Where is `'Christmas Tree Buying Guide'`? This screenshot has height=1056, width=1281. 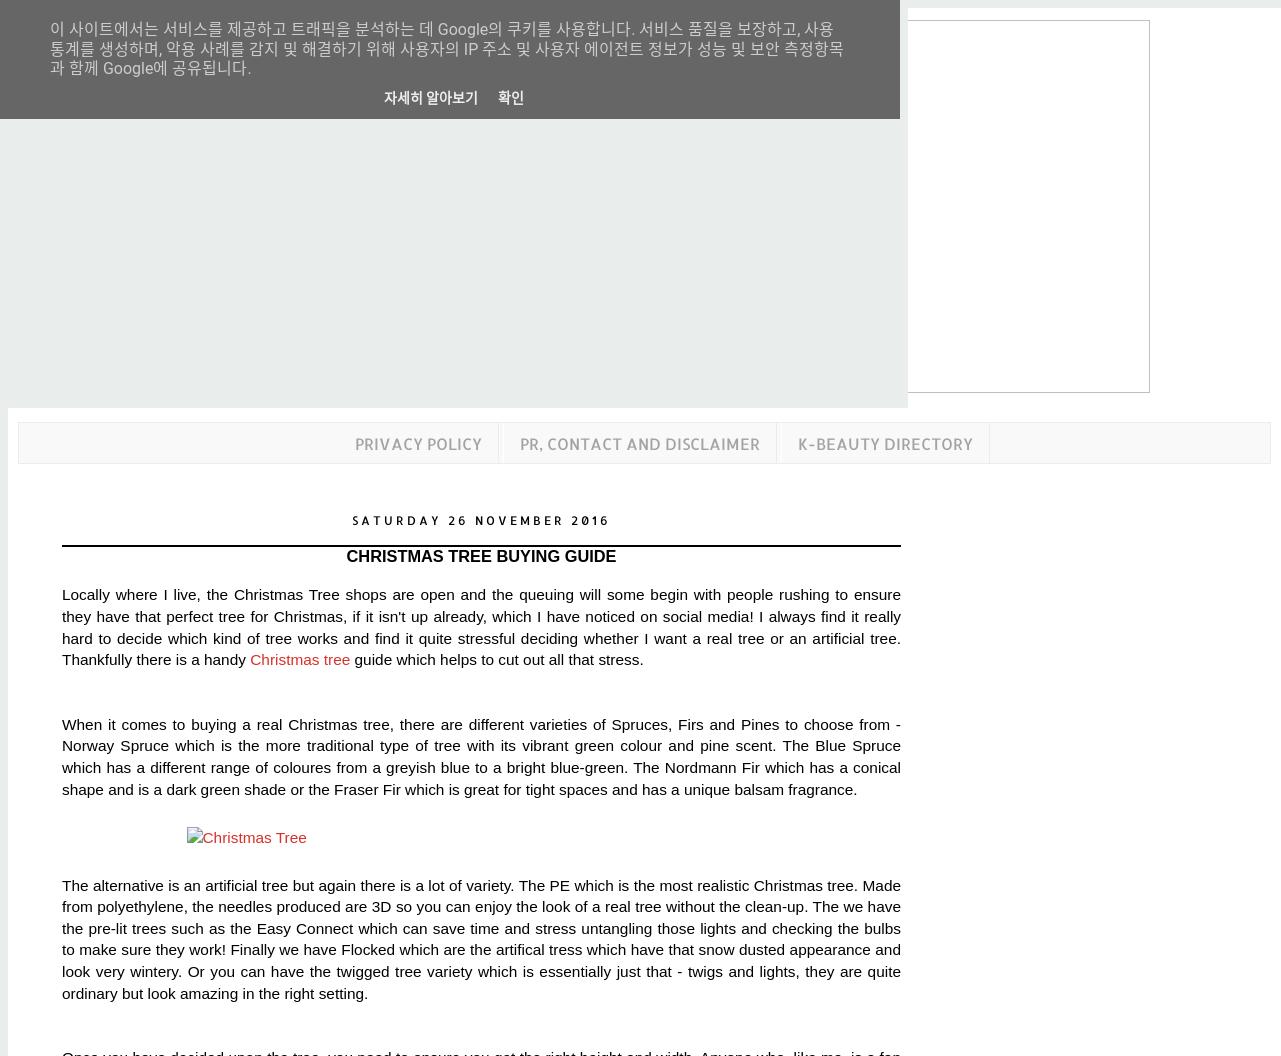 'Christmas Tree Buying Guide' is located at coordinates (480, 555).